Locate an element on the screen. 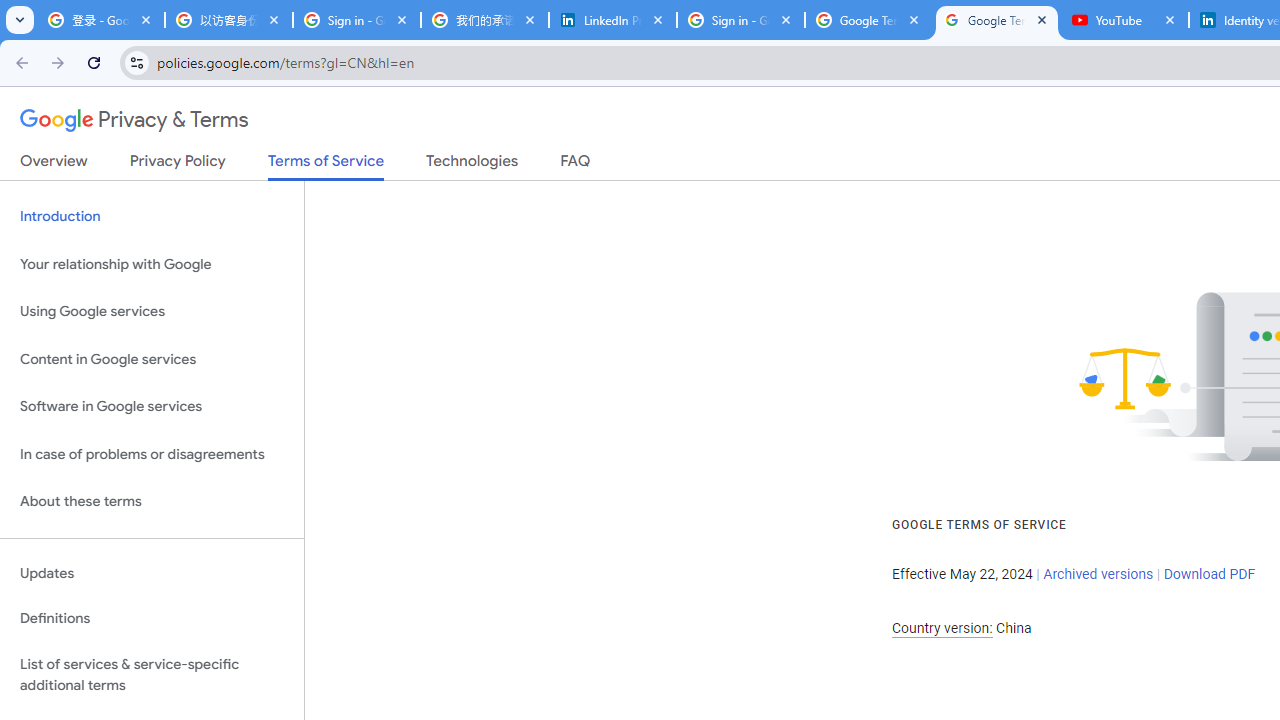  'In case of problems or disagreements' is located at coordinates (151, 454).